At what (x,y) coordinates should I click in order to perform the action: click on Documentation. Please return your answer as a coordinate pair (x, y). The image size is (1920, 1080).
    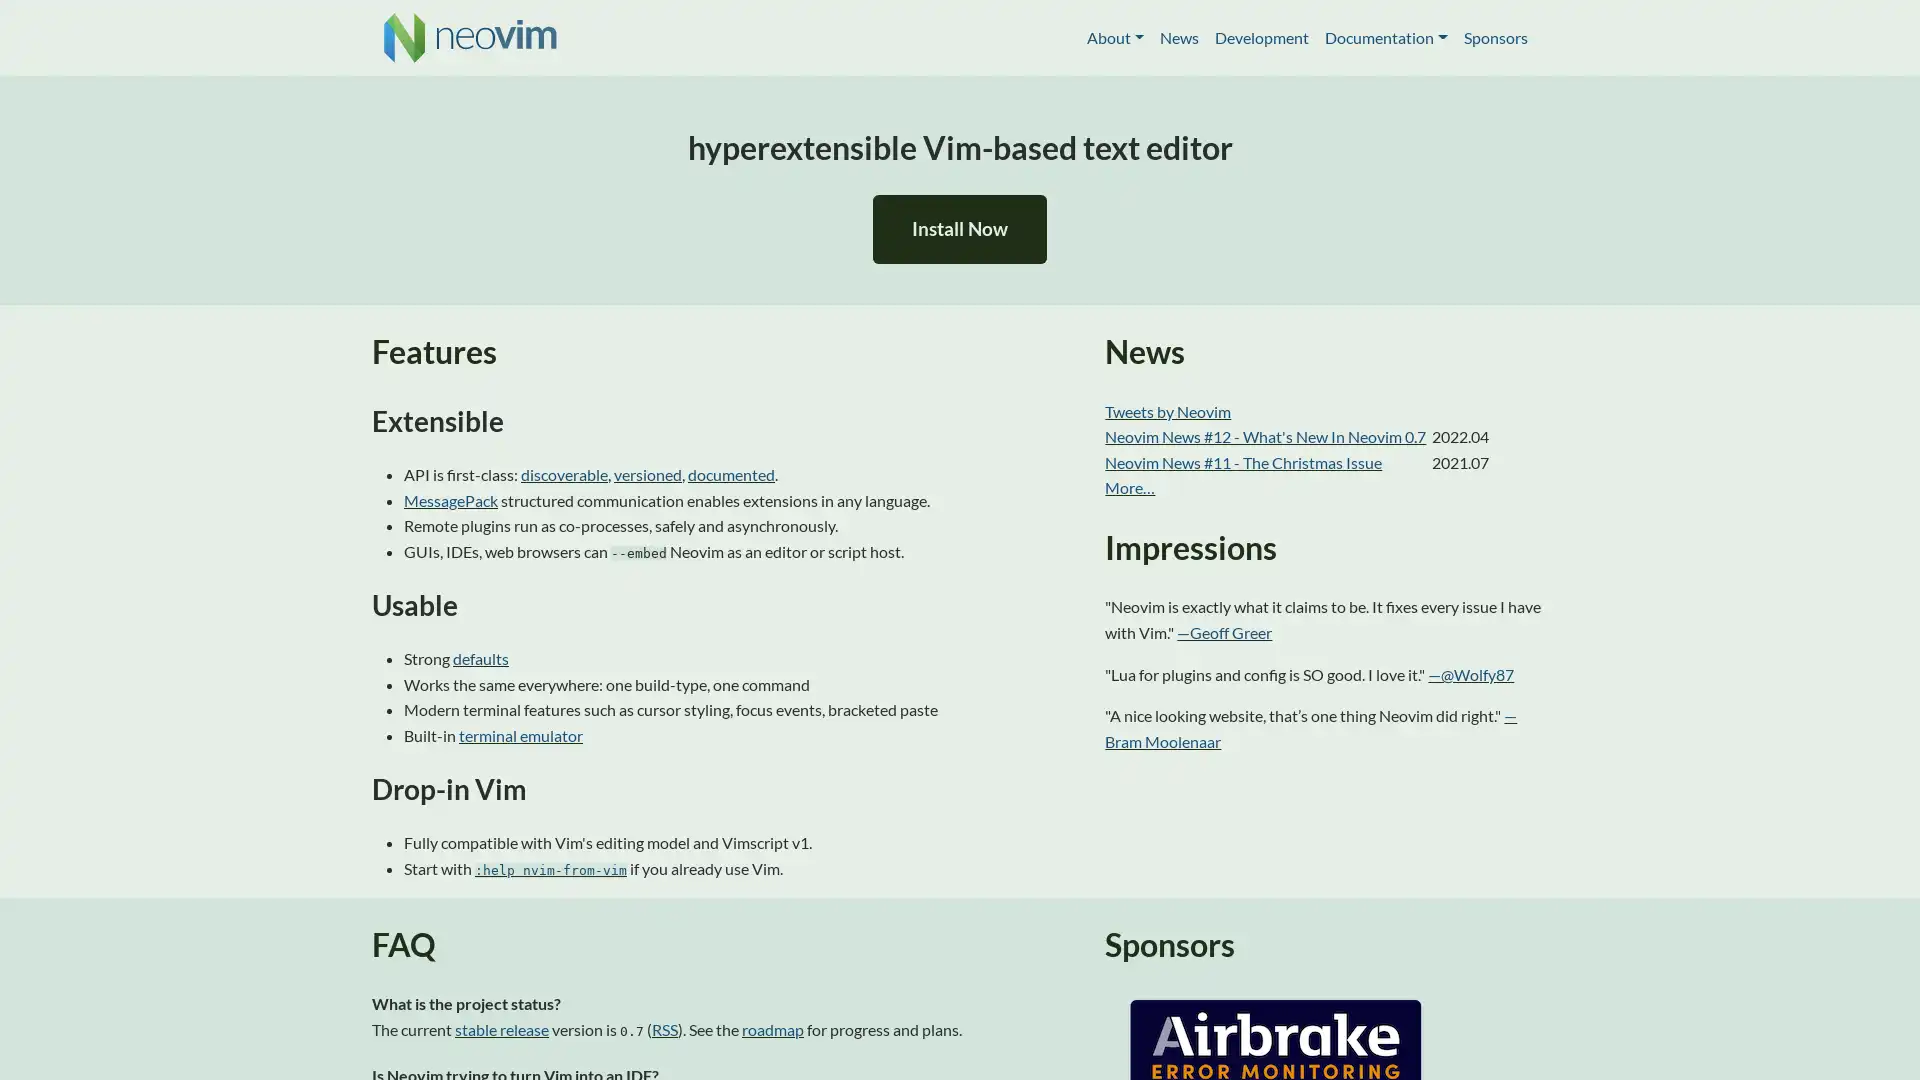
    Looking at the image, I should click on (1385, 37).